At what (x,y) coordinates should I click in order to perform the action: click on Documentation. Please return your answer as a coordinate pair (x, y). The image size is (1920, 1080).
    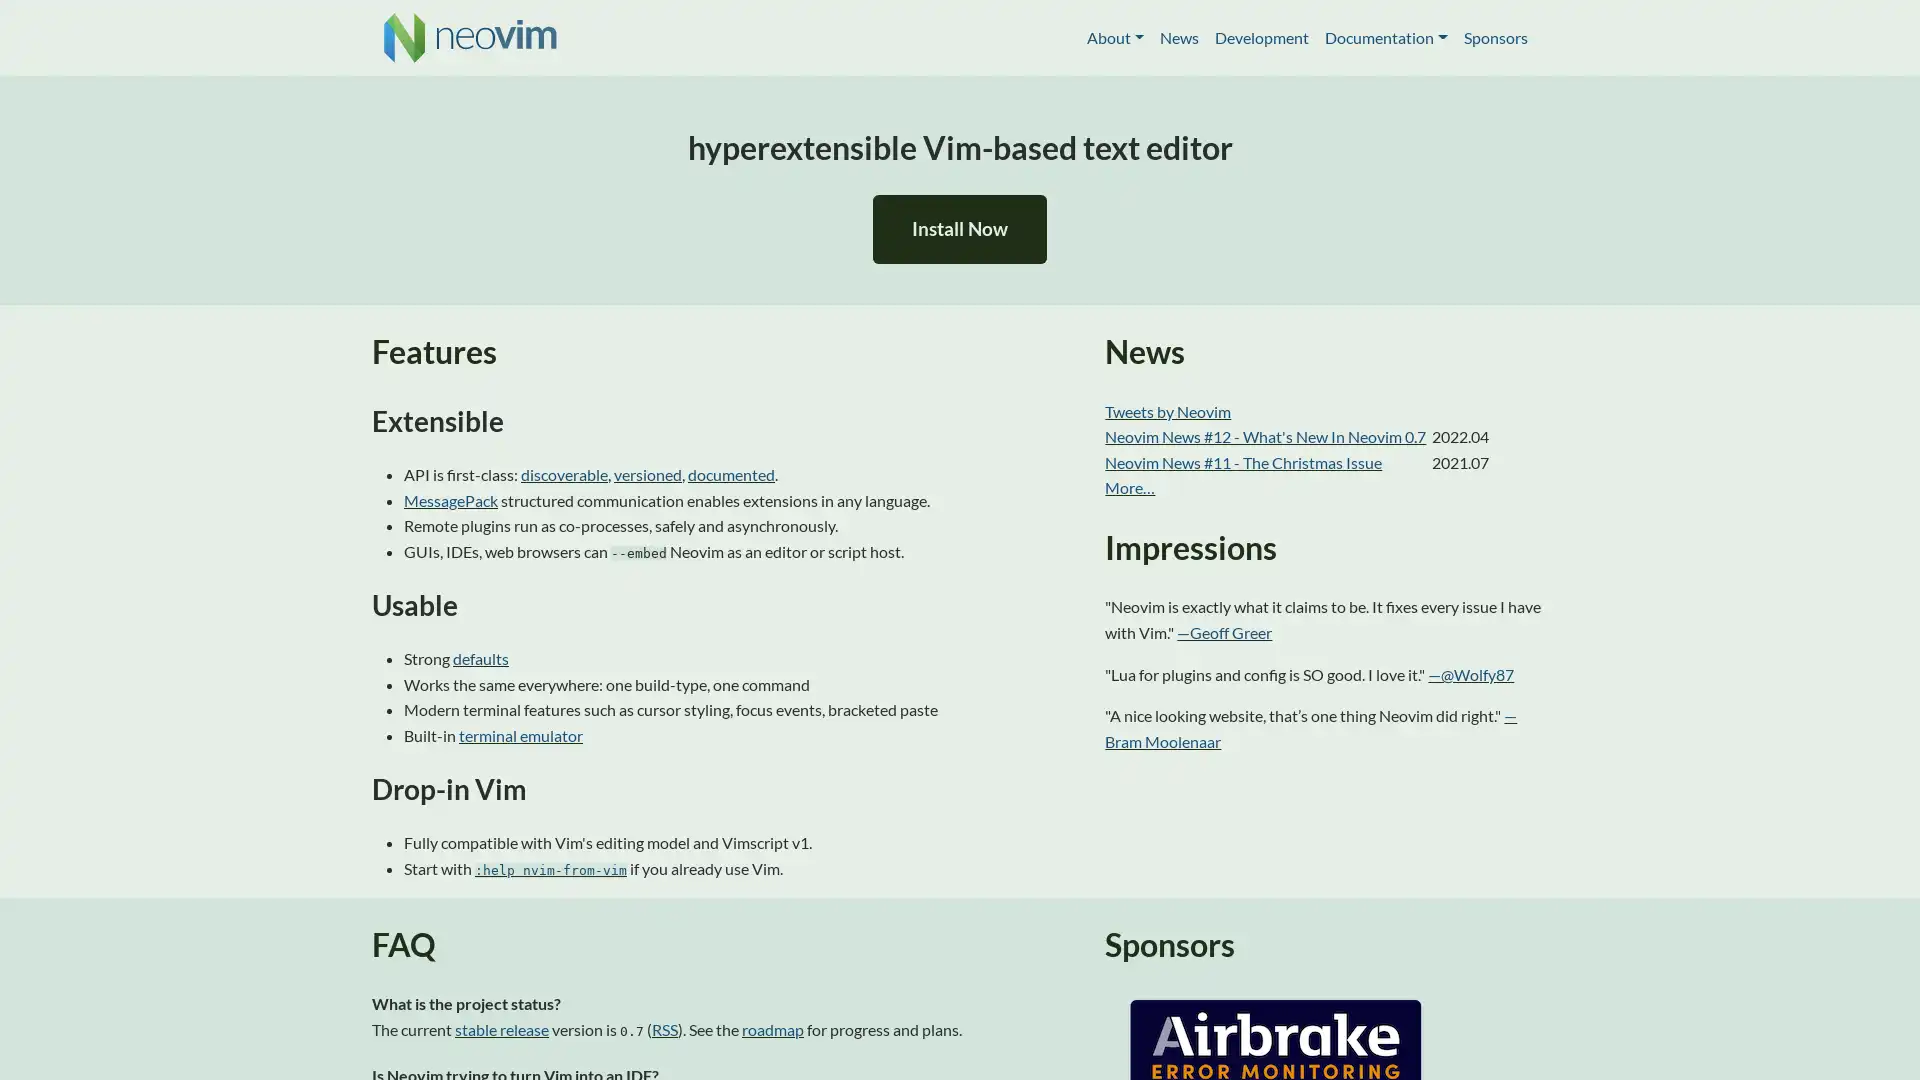
    Looking at the image, I should click on (1385, 37).